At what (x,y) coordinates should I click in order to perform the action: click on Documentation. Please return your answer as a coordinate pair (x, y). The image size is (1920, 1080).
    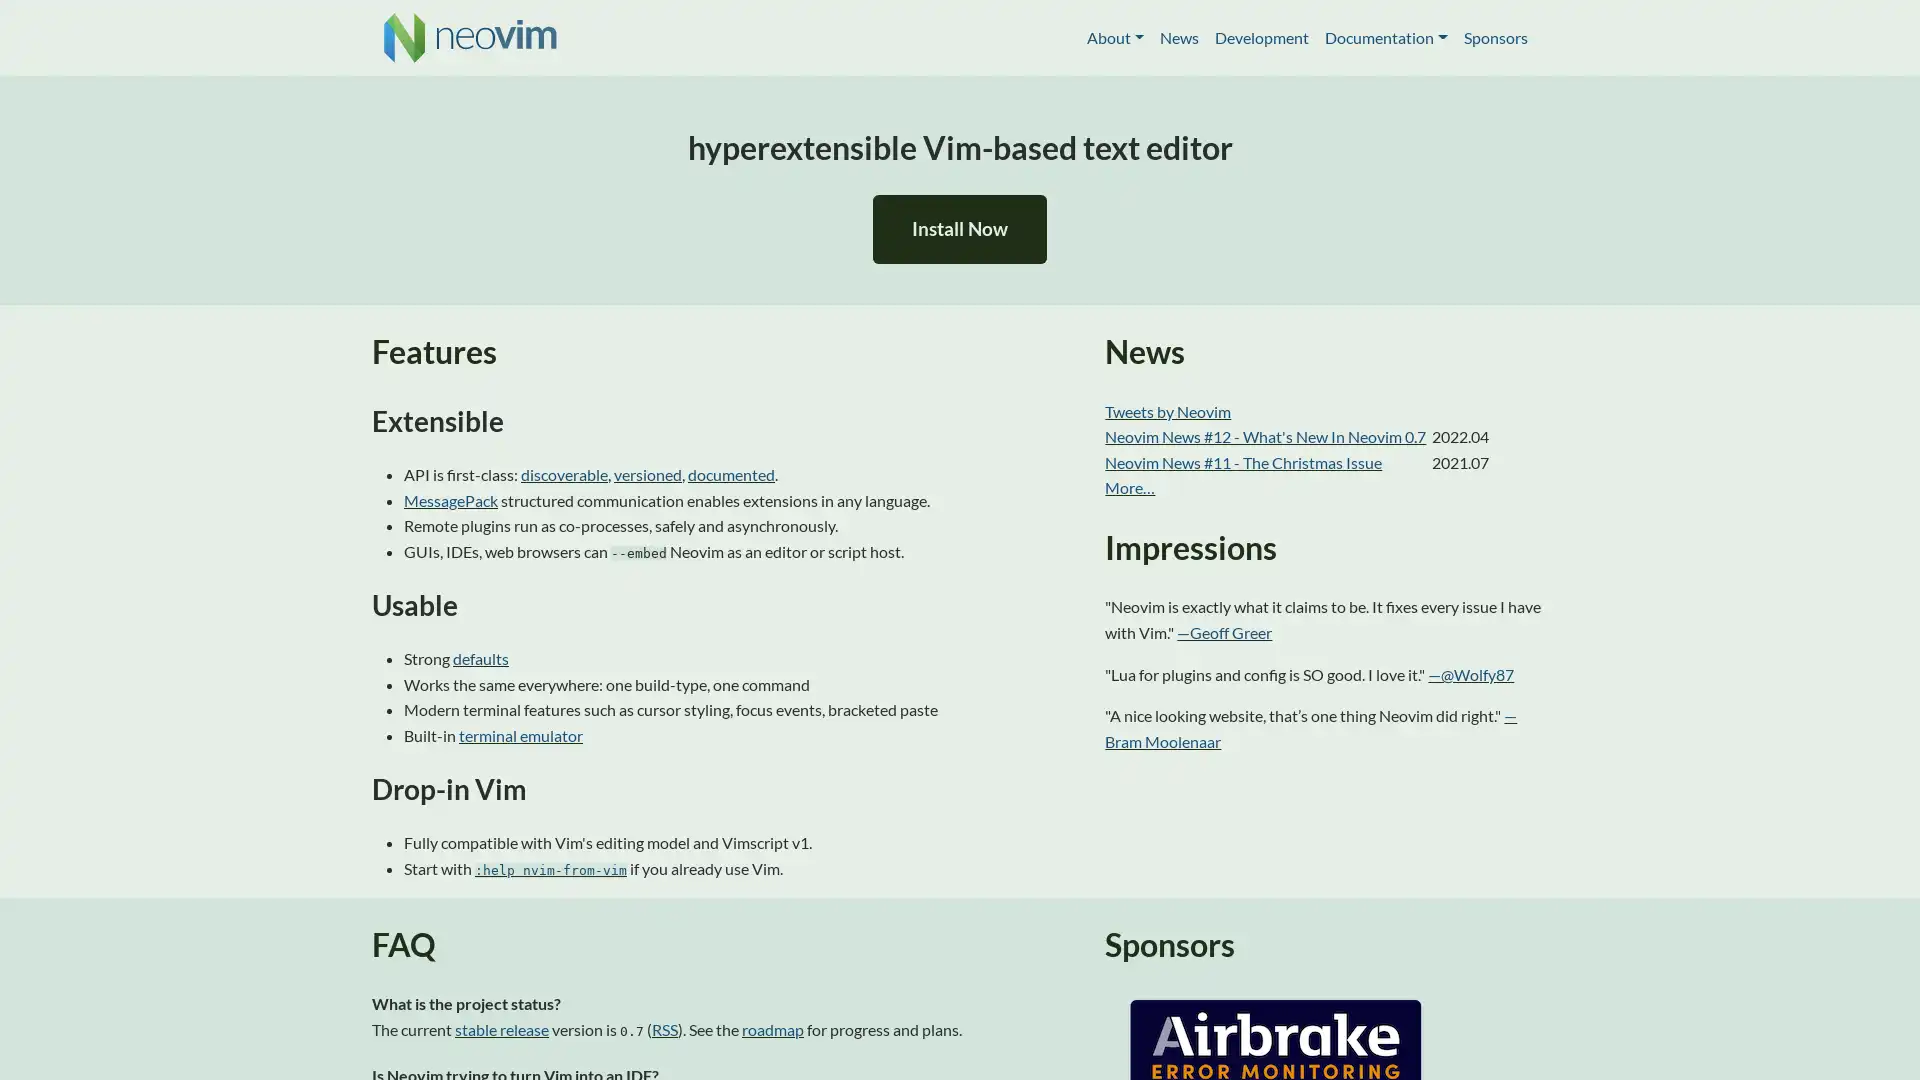
    Looking at the image, I should click on (1385, 37).